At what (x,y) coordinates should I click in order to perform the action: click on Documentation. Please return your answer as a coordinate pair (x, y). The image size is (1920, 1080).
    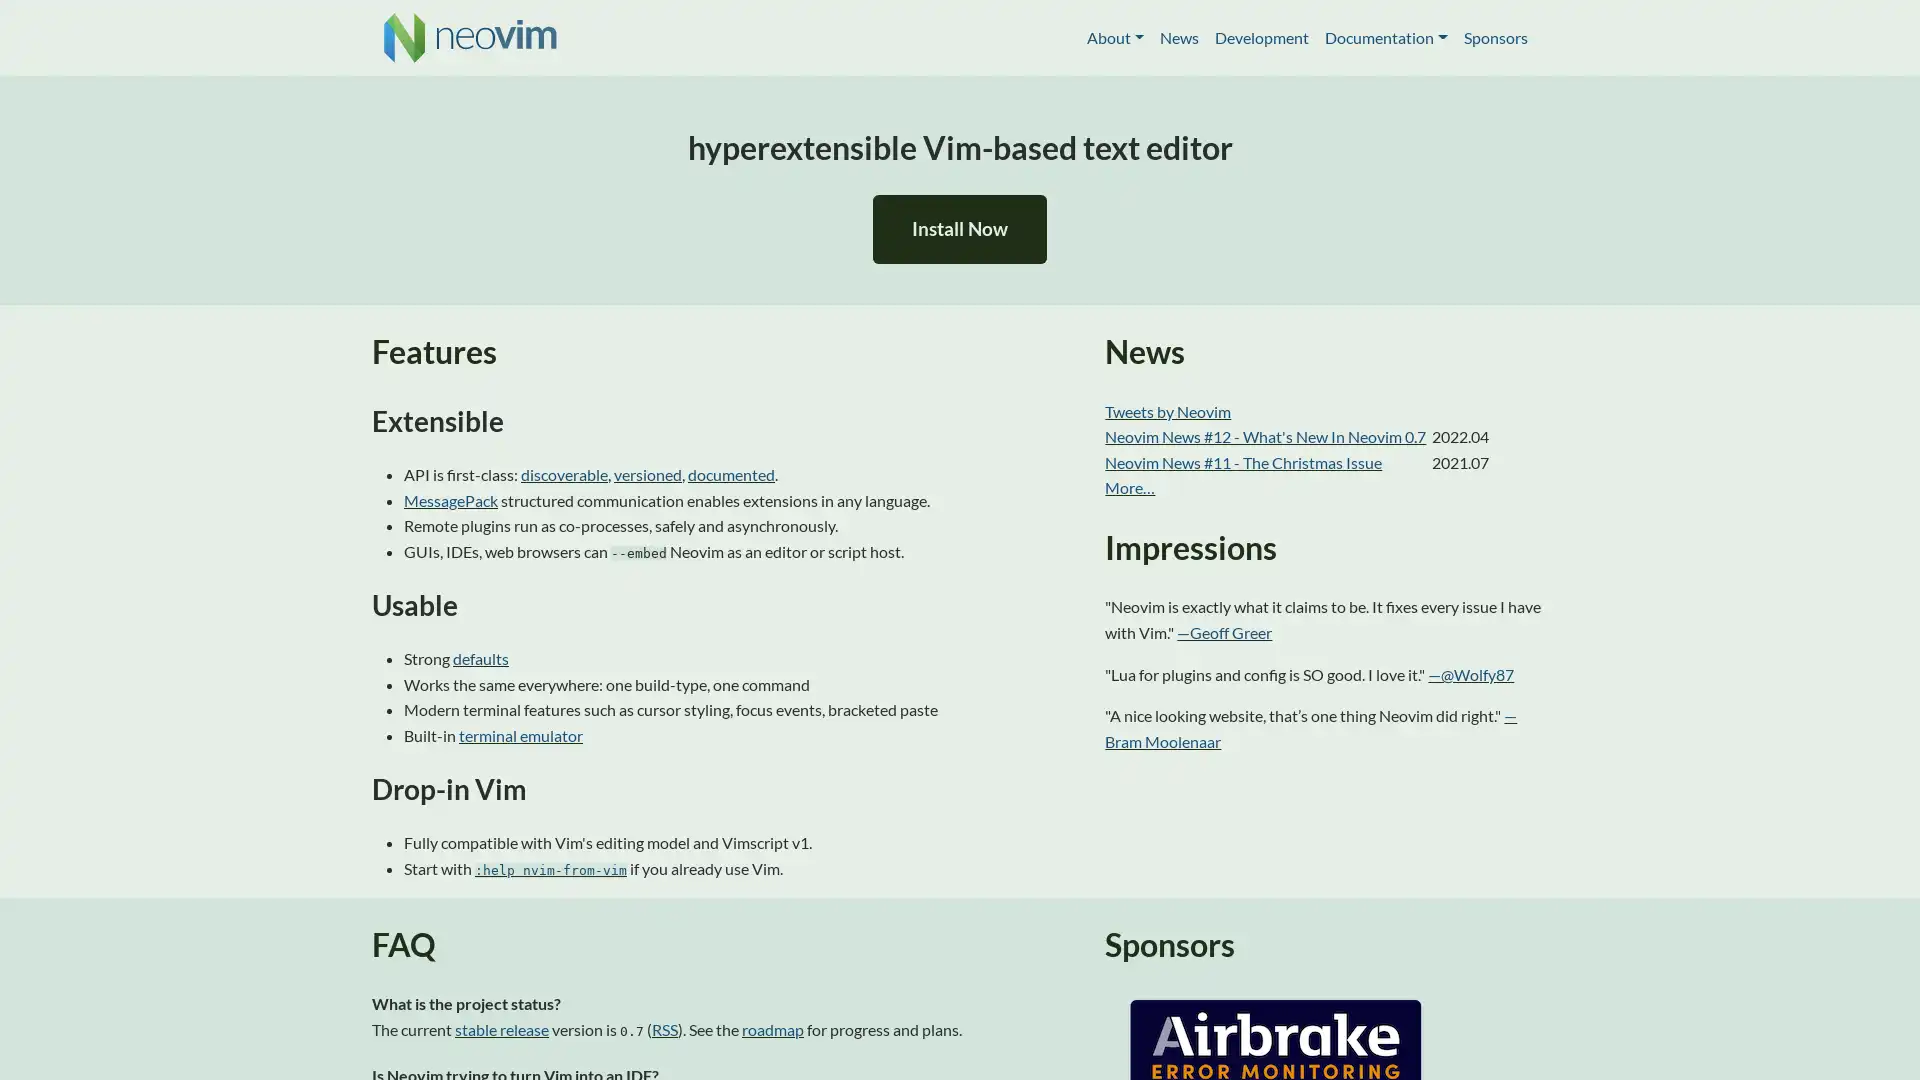
    Looking at the image, I should click on (1385, 37).